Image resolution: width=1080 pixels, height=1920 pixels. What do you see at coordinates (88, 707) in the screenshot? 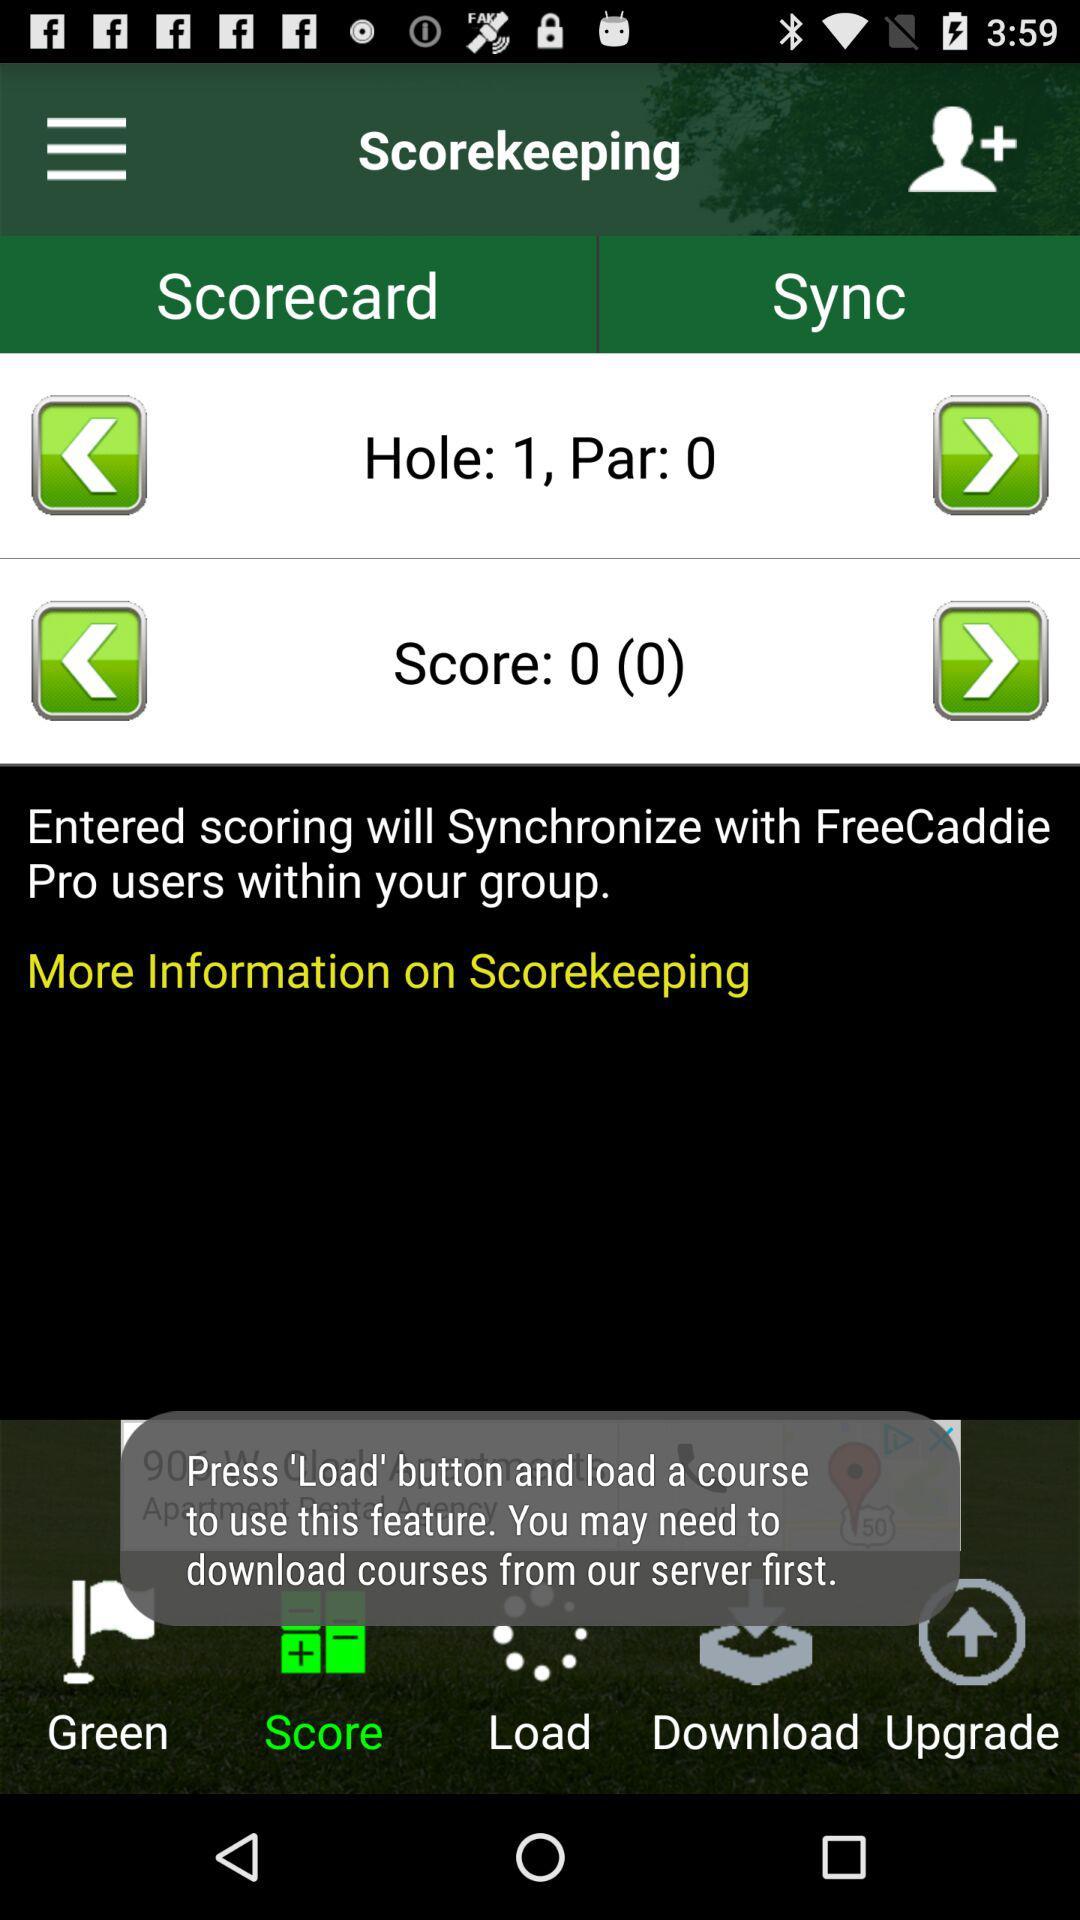
I see `the arrow_backward icon` at bounding box center [88, 707].